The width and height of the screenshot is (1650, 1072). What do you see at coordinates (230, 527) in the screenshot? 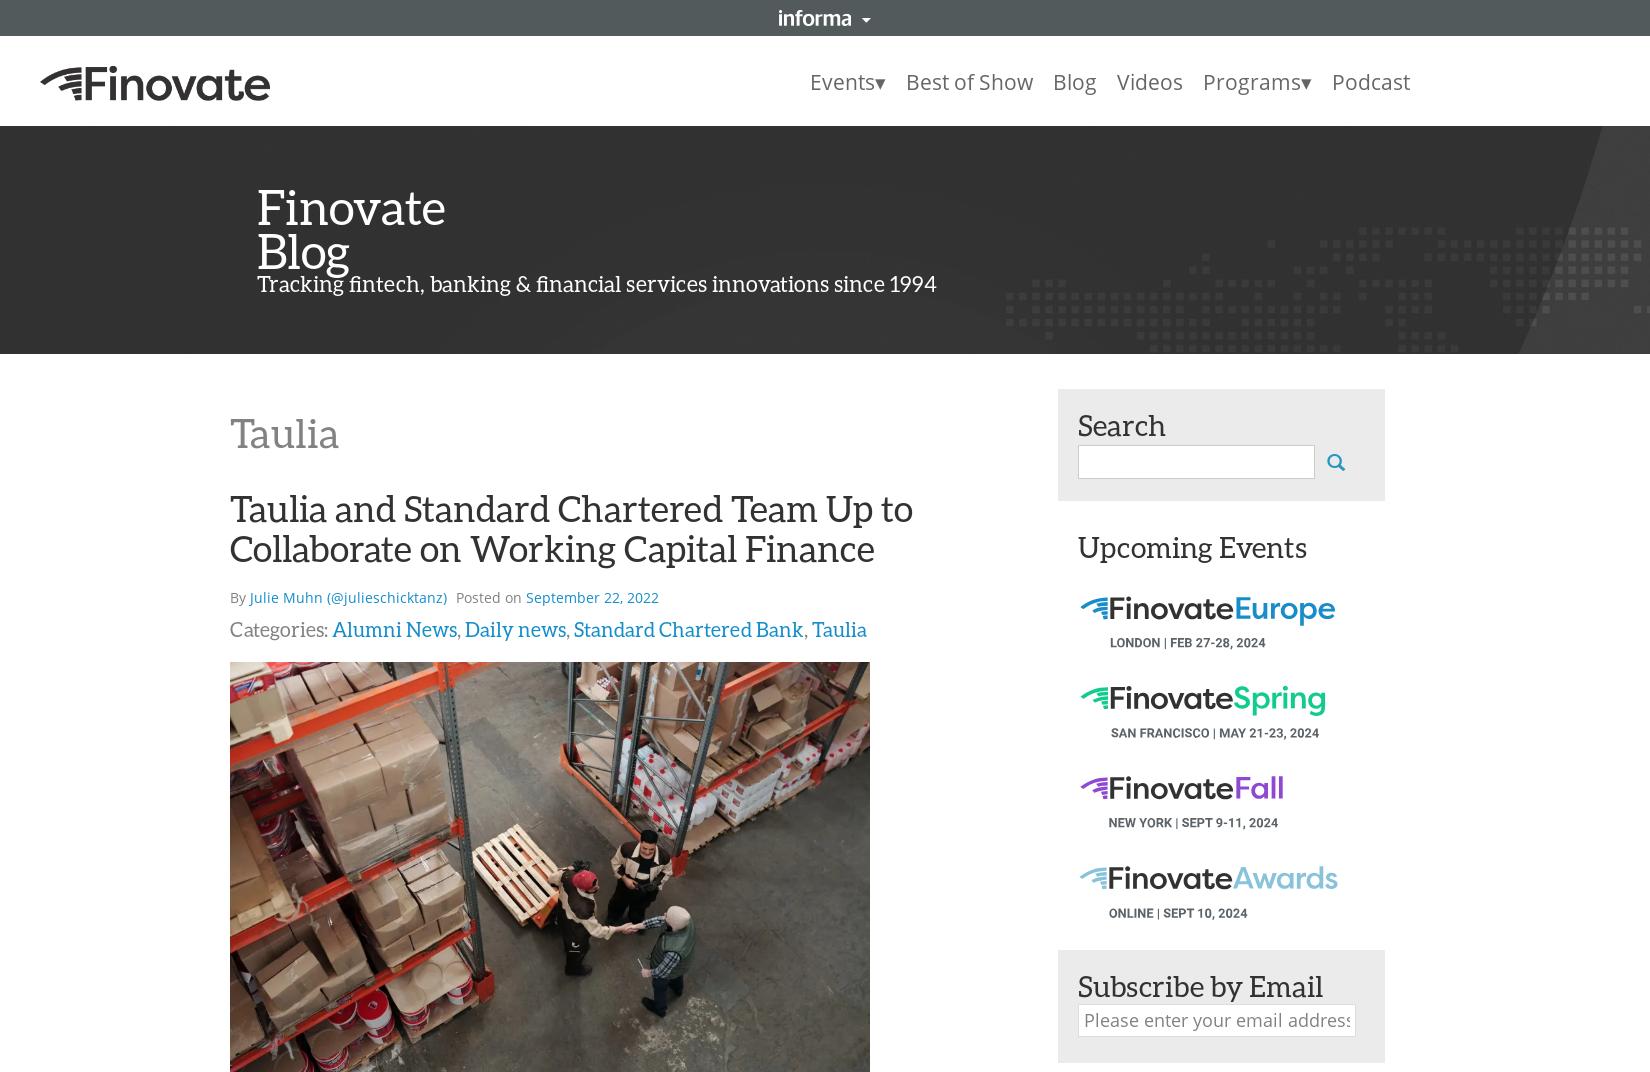
I see `'Taulia and Standard Chartered Team Up to Collaborate on Working Capital Finance'` at bounding box center [230, 527].